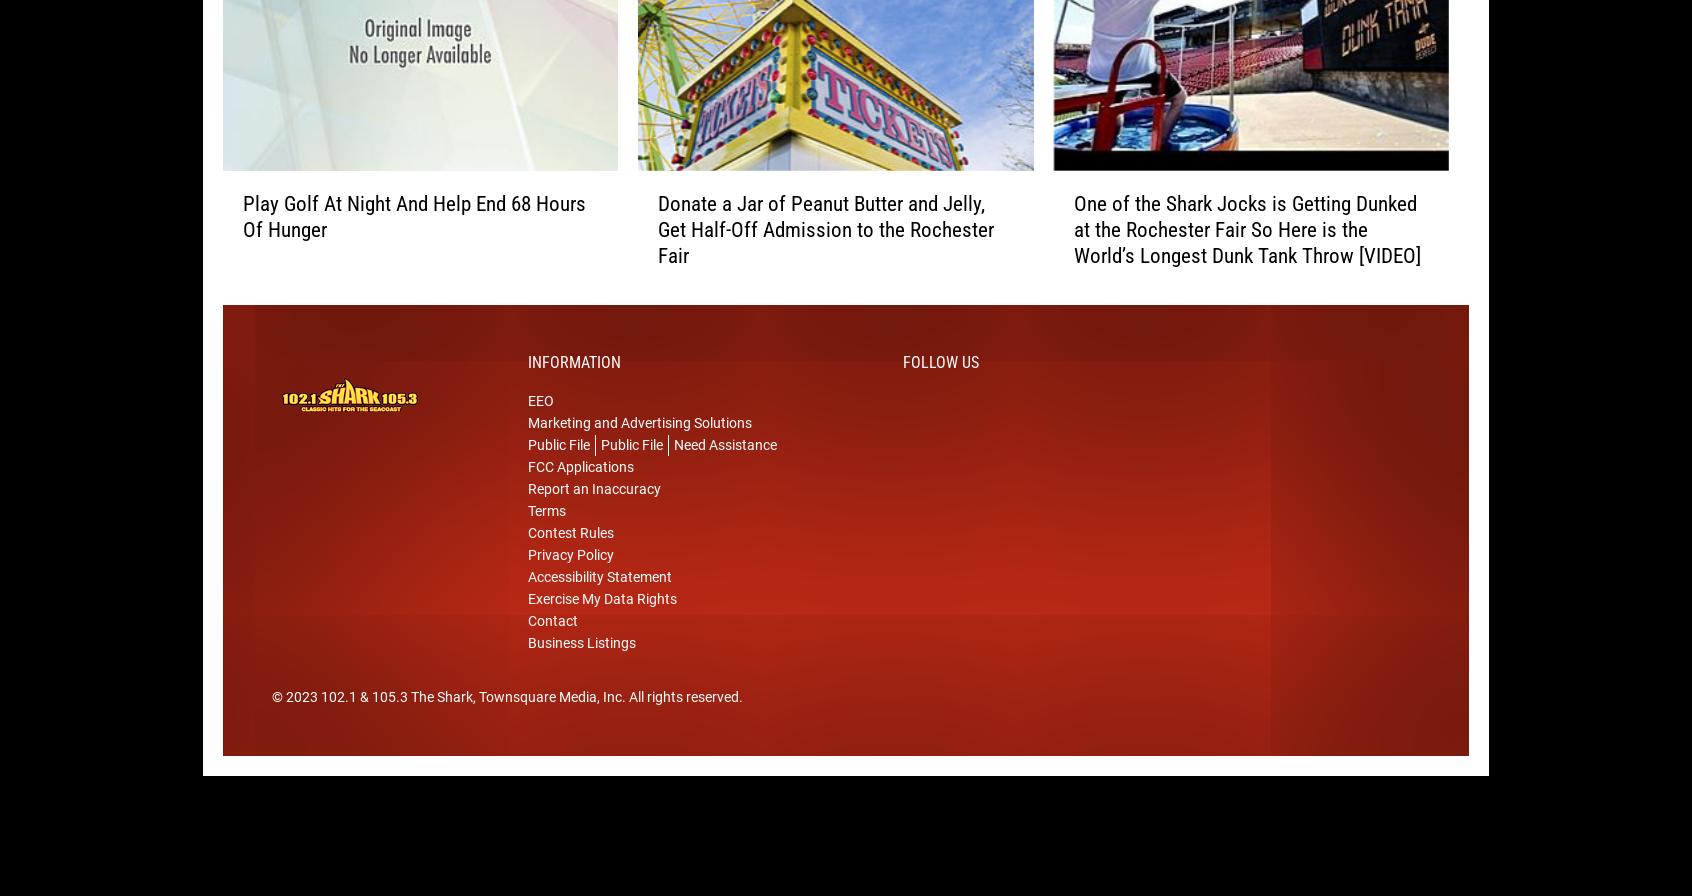 The height and width of the screenshot is (896, 1692). What do you see at coordinates (593, 520) in the screenshot?
I see `'Report an Inaccuracy'` at bounding box center [593, 520].